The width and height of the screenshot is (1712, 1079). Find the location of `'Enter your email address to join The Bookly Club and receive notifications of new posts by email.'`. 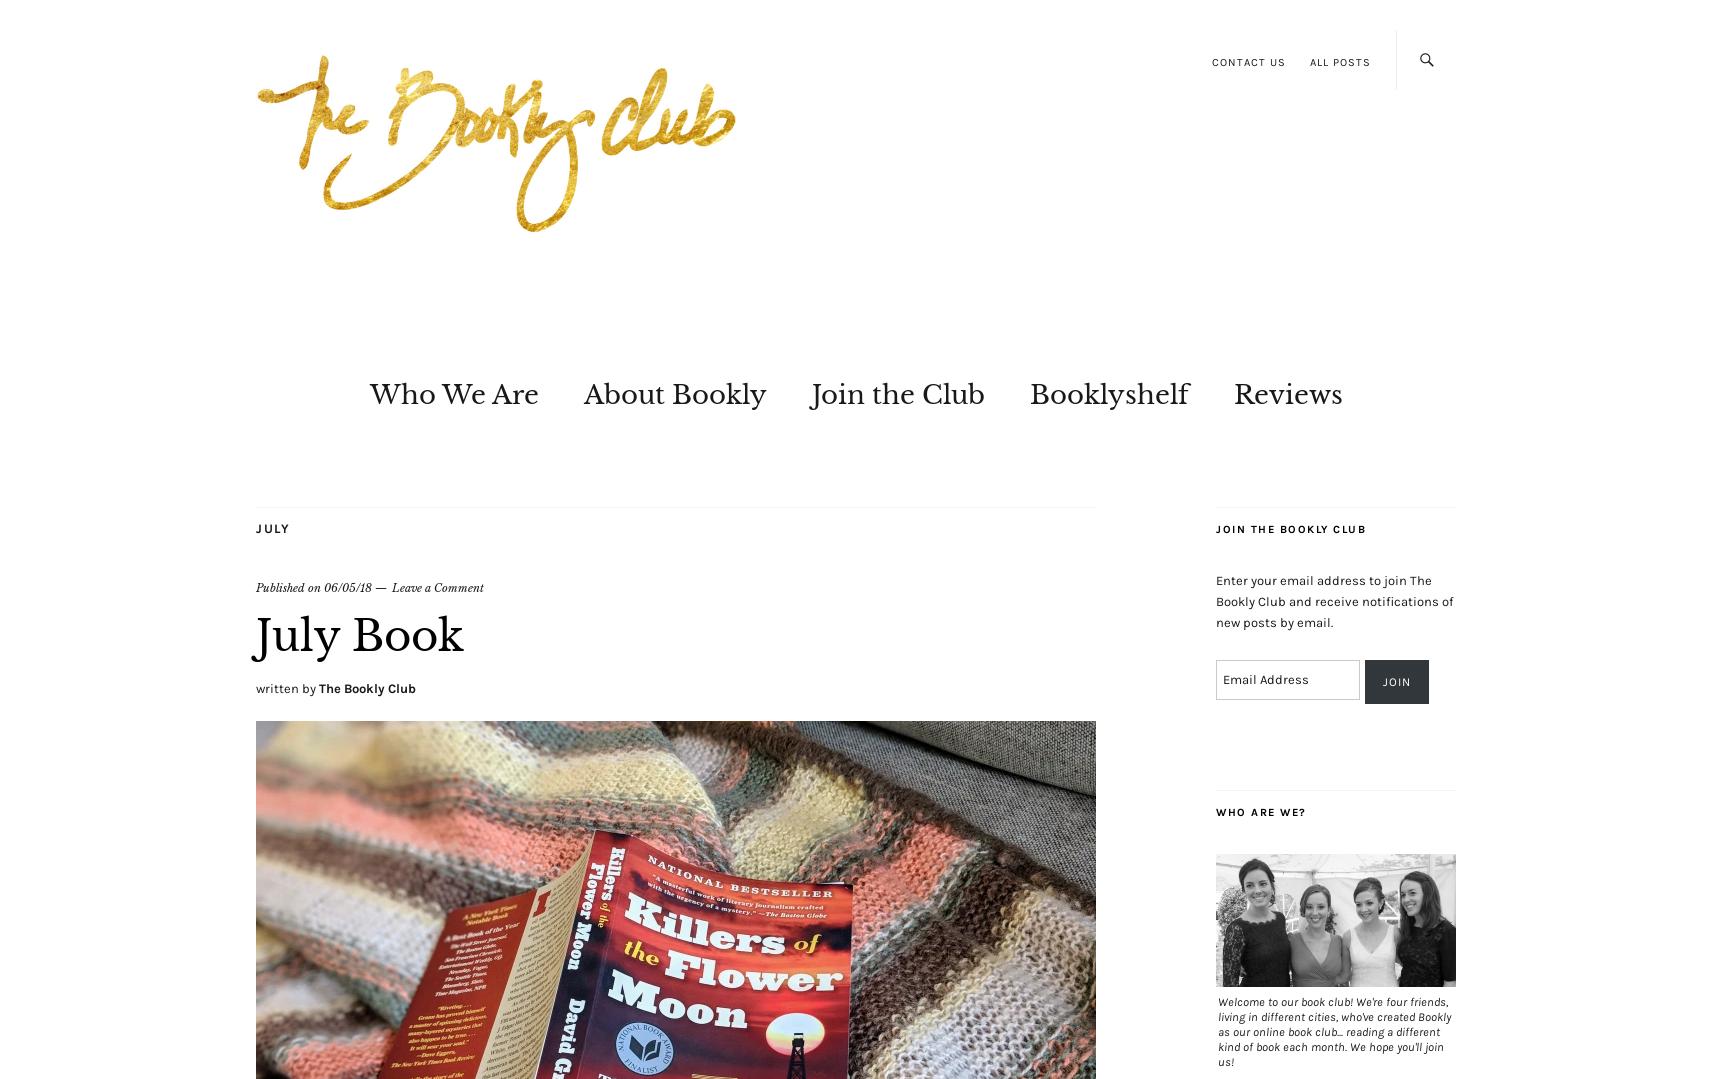

'Enter your email address to join The Bookly Club and receive notifications of new posts by email.' is located at coordinates (1216, 601).